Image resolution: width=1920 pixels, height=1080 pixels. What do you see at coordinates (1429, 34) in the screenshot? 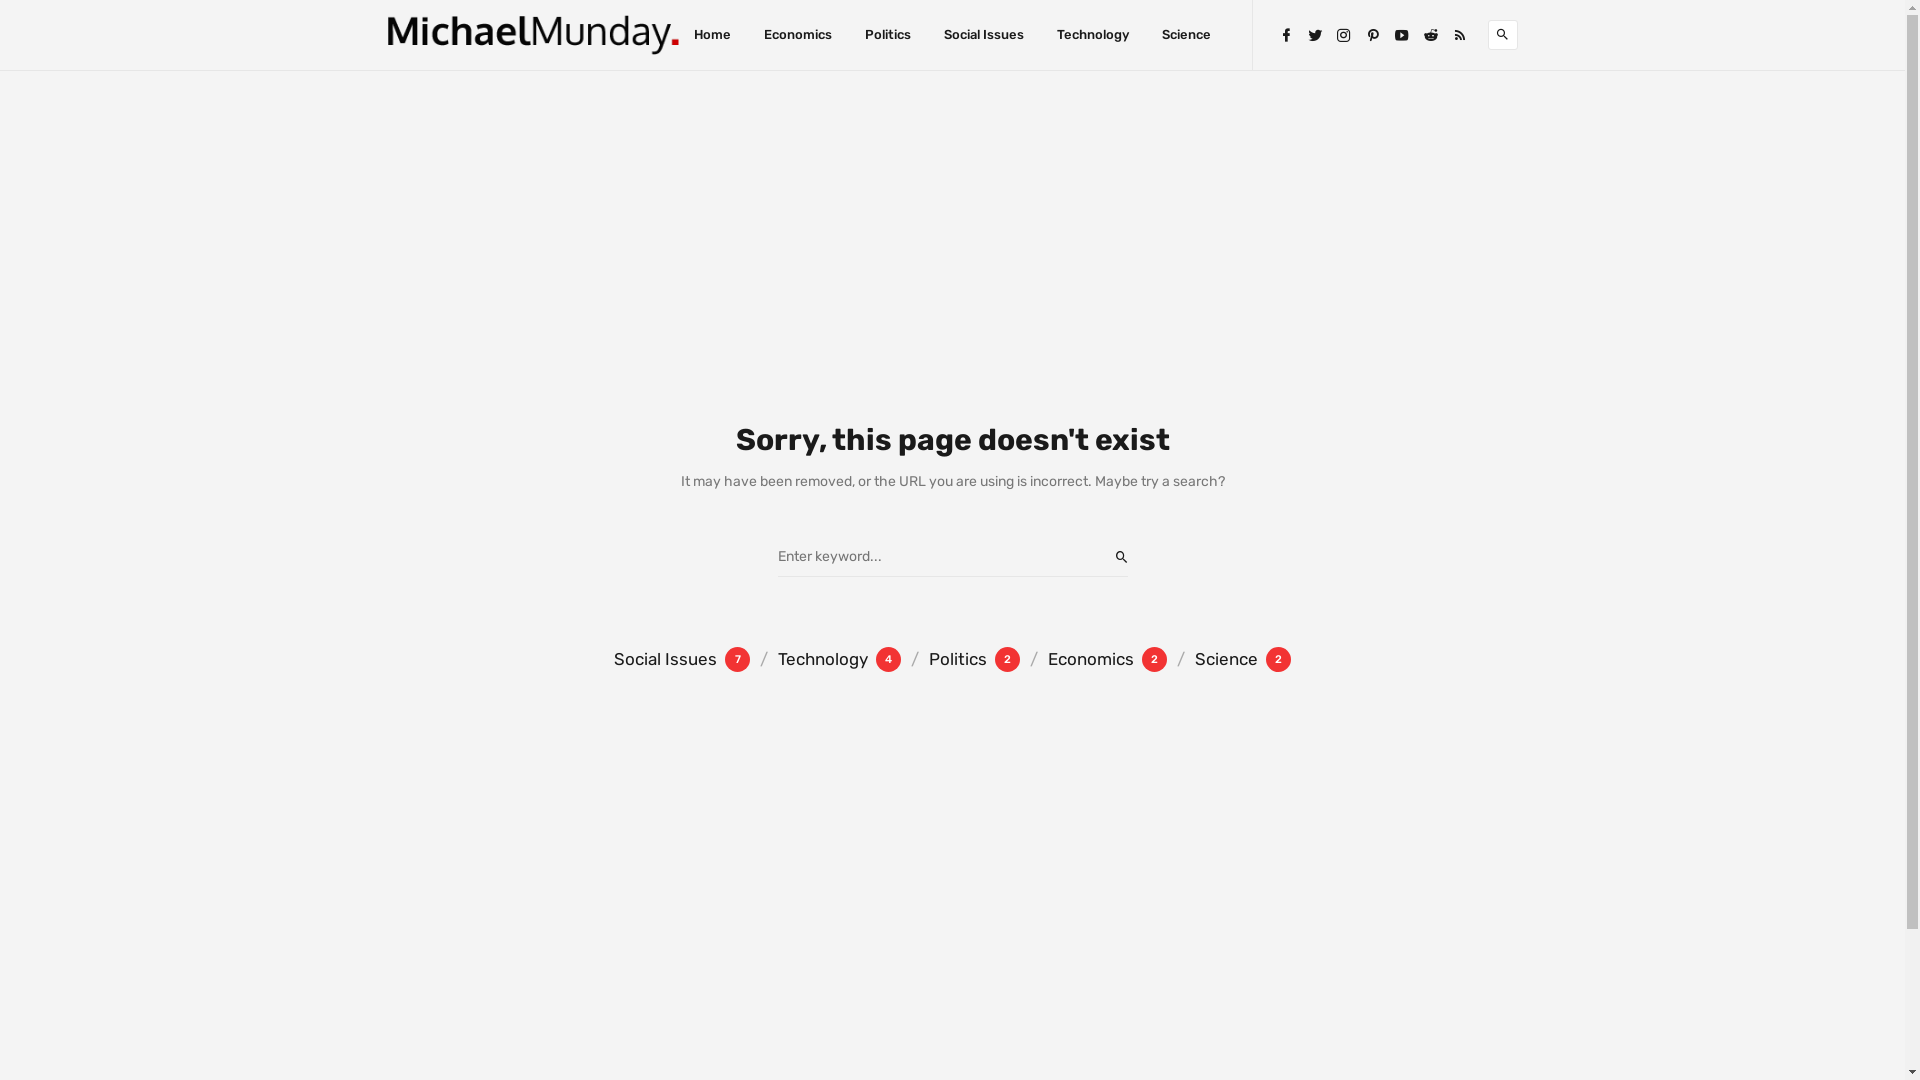
I see `'Reddit'` at bounding box center [1429, 34].